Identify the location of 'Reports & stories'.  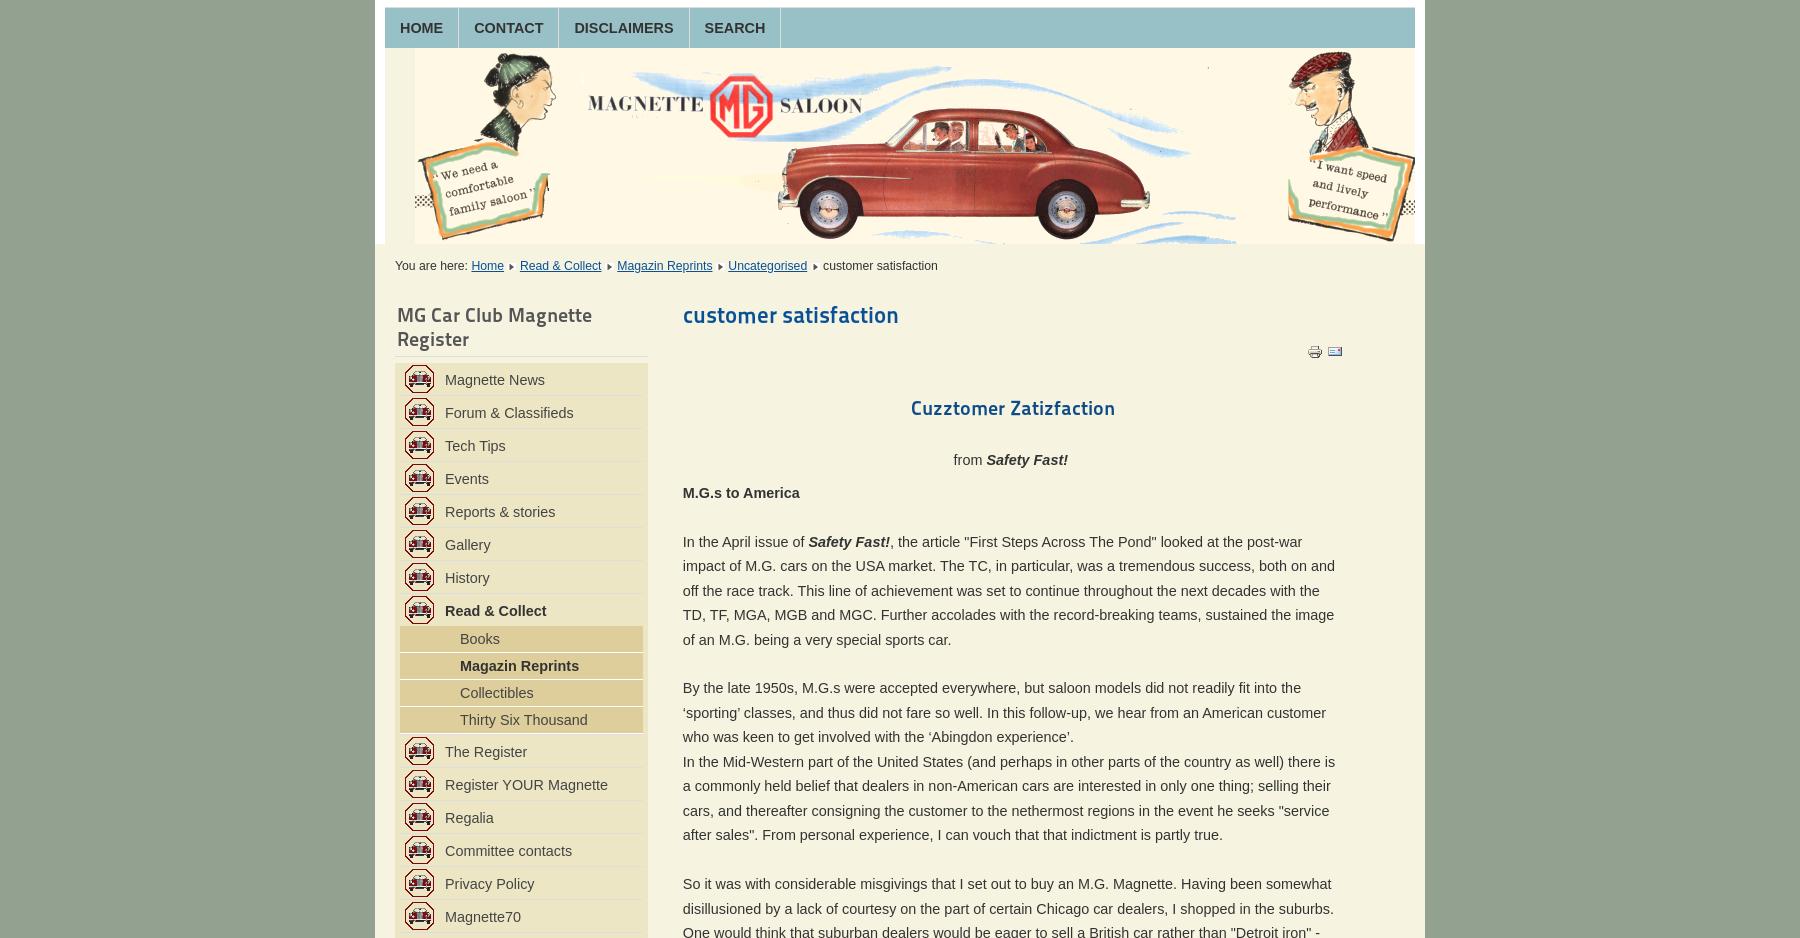
(499, 510).